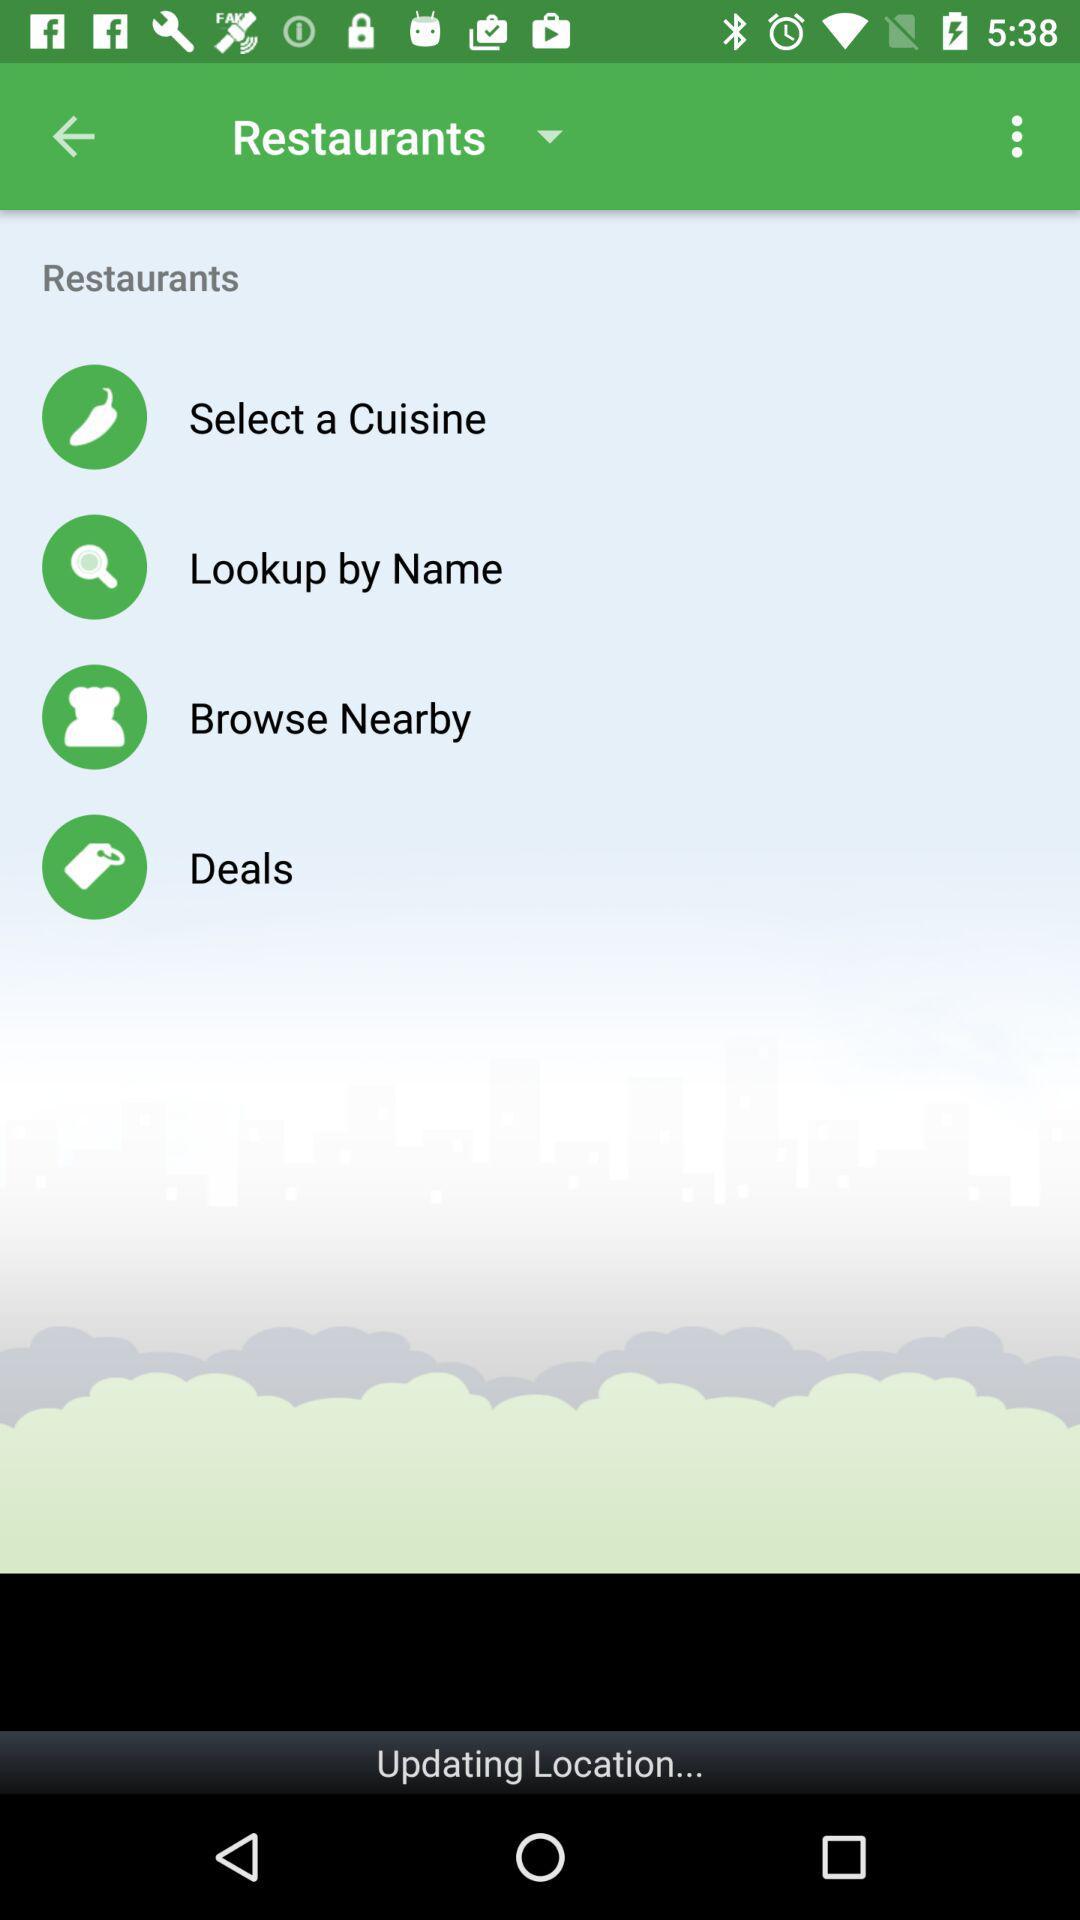  What do you see at coordinates (345, 565) in the screenshot?
I see `the lookup by name` at bounding box center [345, 565].